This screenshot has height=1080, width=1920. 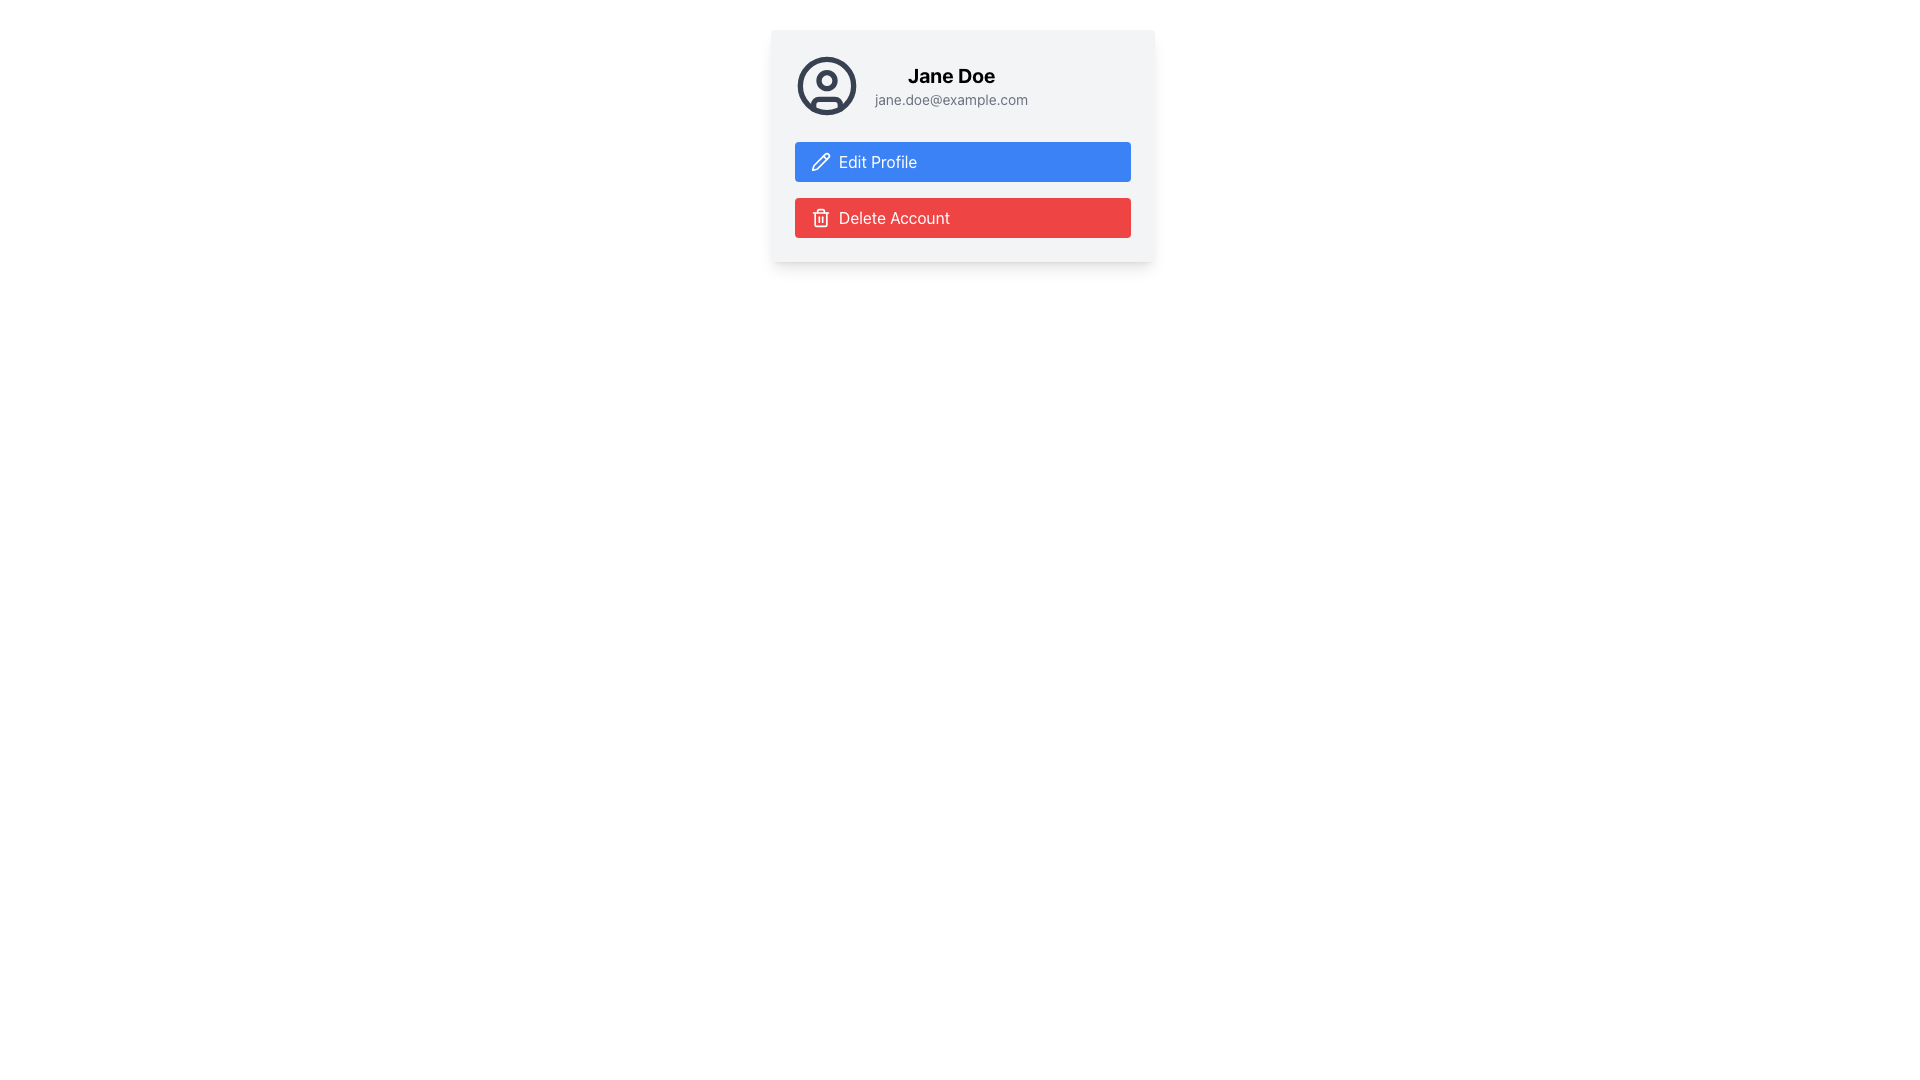 I want to click on the central vertical component of the trash can icon, which is part of the 'Delete Account' button on the left side, so click(x=820, y=219).